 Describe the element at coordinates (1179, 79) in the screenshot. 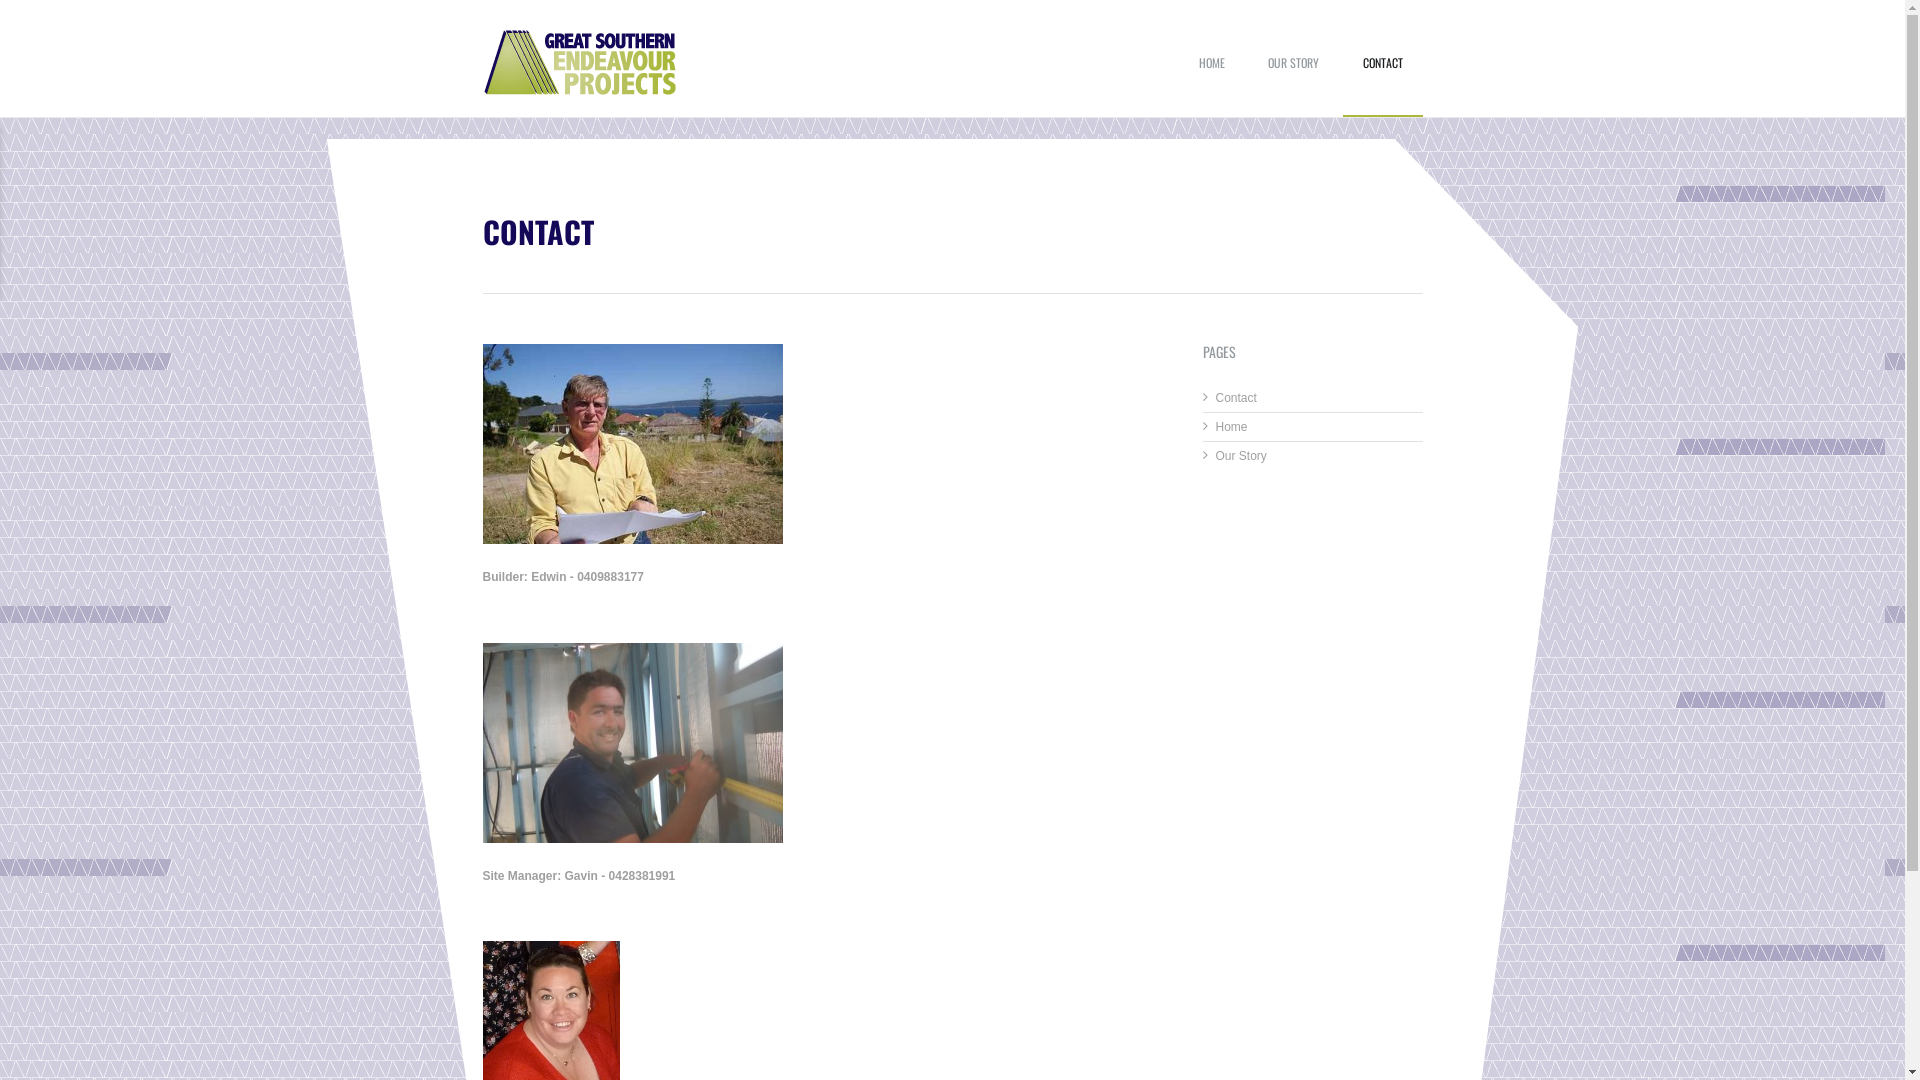

I see `'HOME'` at that location.